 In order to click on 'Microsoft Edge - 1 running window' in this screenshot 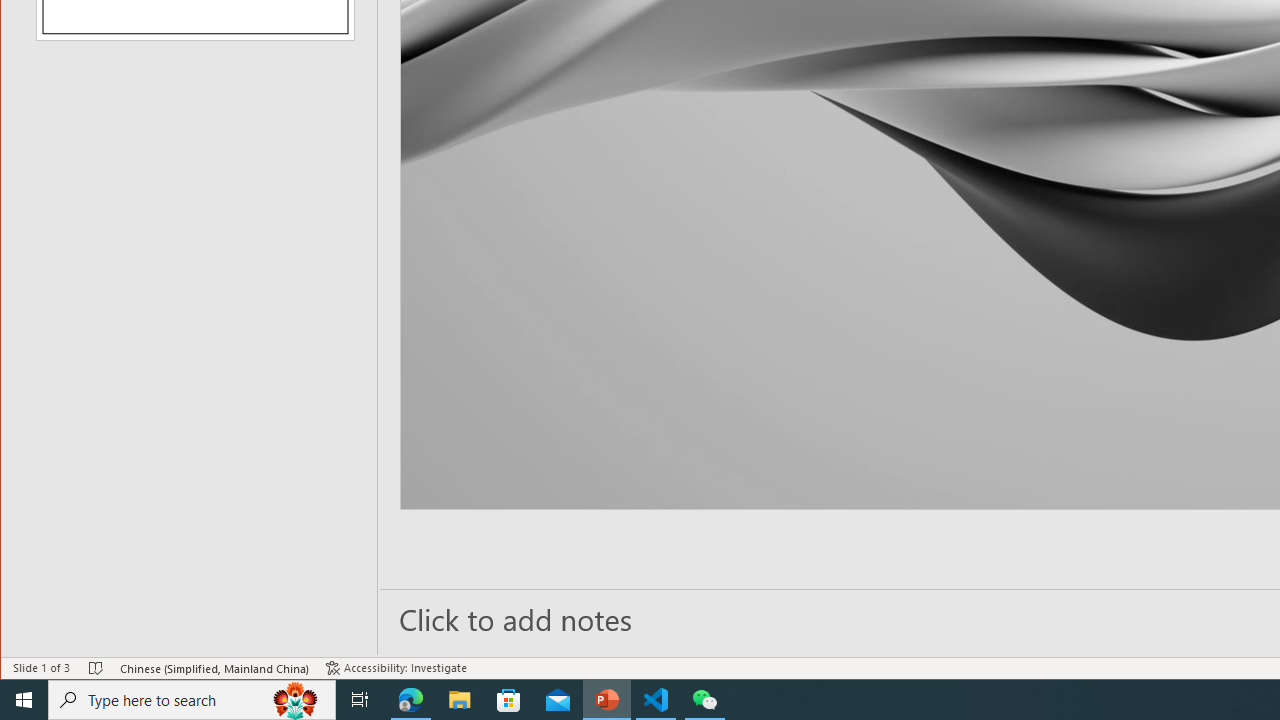, I will do `click(410, 698)`.